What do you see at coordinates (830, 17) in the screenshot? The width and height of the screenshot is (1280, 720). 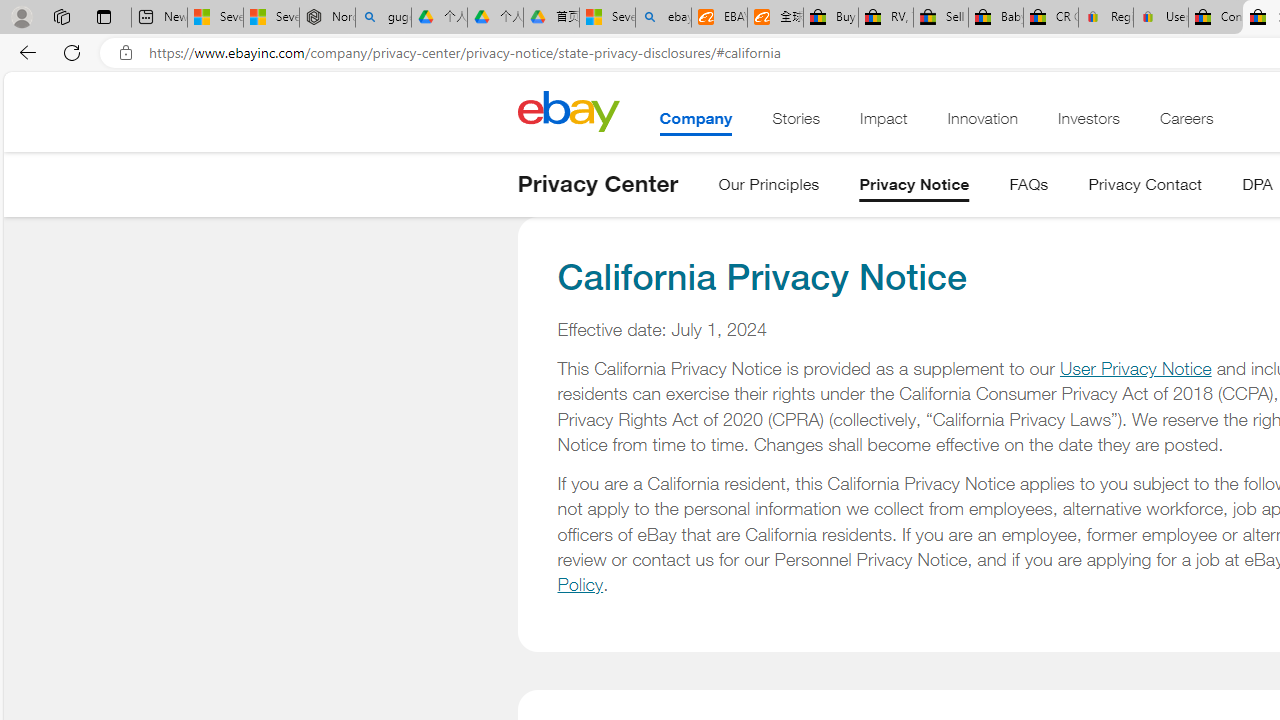 I see `'Buy Auto Parts & Accessories | eBay'` at bounding box center [830, 17].